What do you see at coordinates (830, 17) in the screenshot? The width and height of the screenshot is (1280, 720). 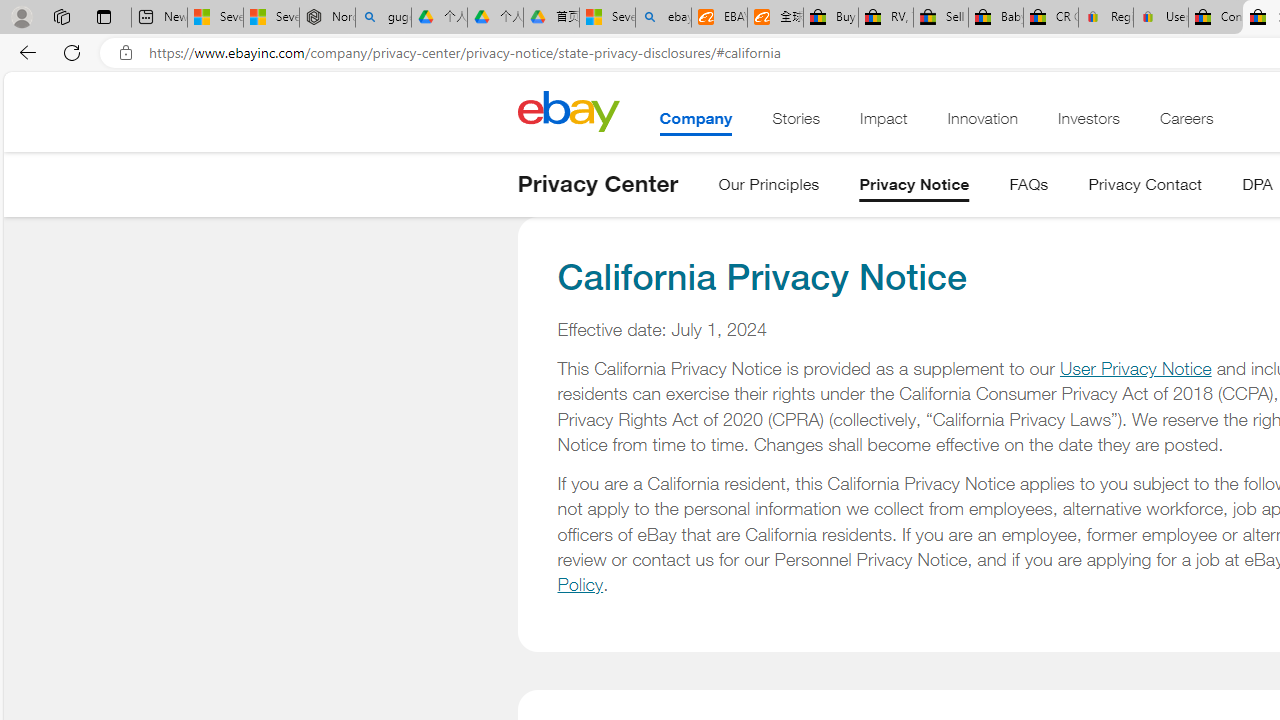 I see `'Buy Auto Parts & Accessories | eBay'` at bounding box center [830, 17].